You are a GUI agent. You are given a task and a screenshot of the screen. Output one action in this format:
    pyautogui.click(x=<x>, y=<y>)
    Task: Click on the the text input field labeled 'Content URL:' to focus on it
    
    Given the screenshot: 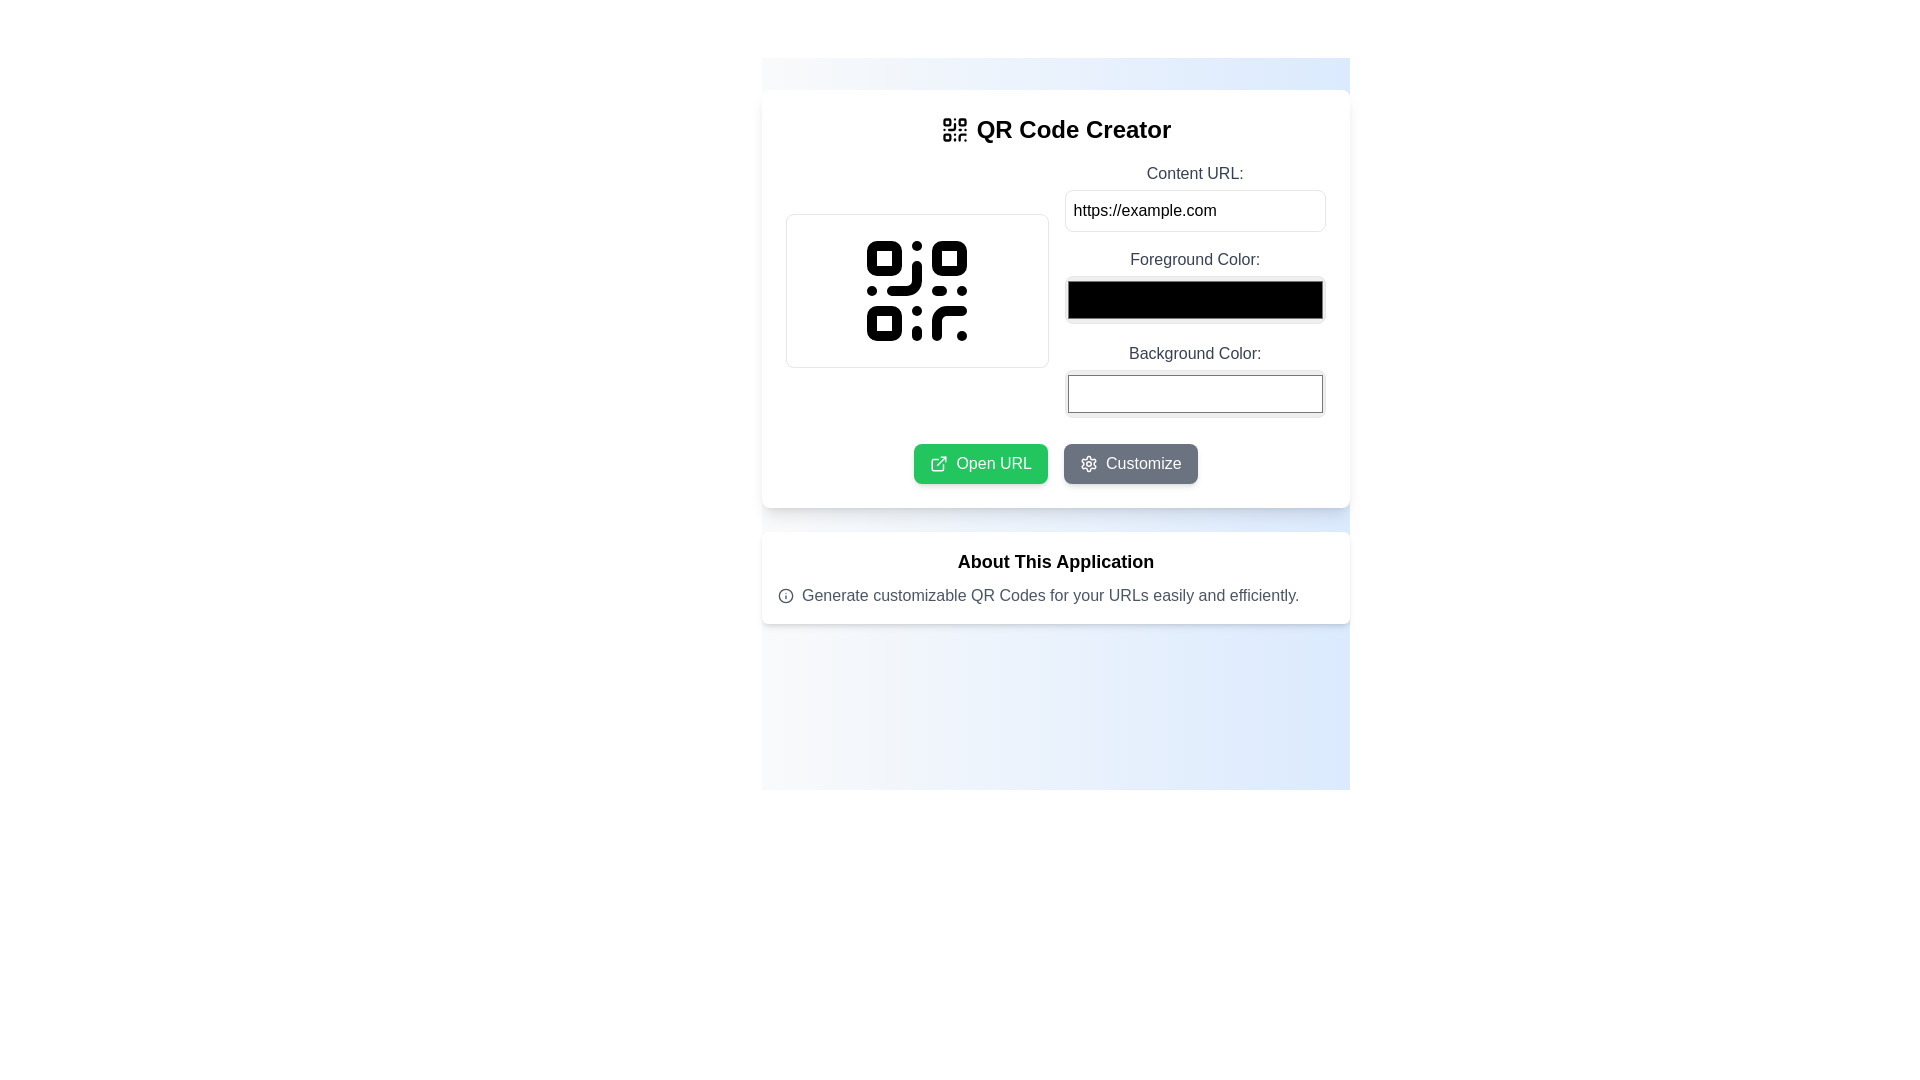 What is the action you would take?
    pyautogui.click(x=1195, y=196)
    